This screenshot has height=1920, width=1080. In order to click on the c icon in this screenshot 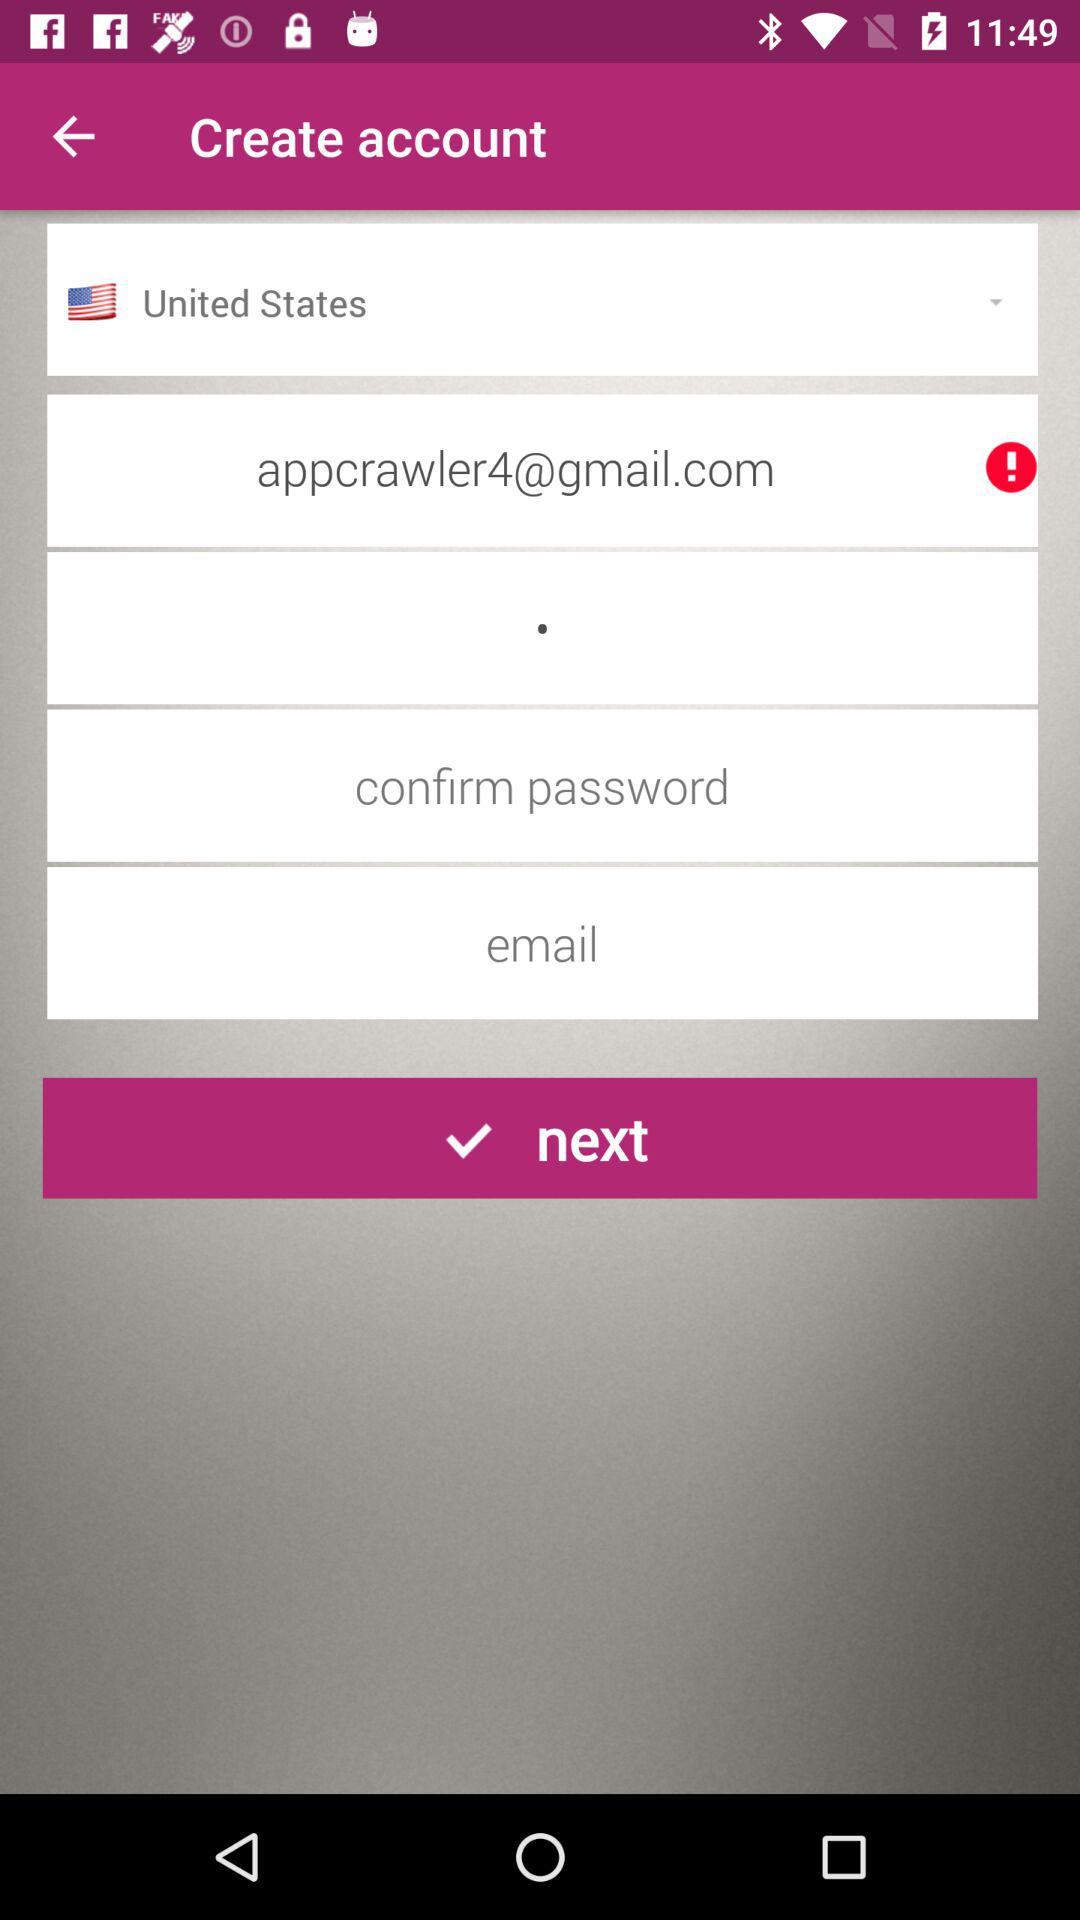, I will do `click(542, 627)`.